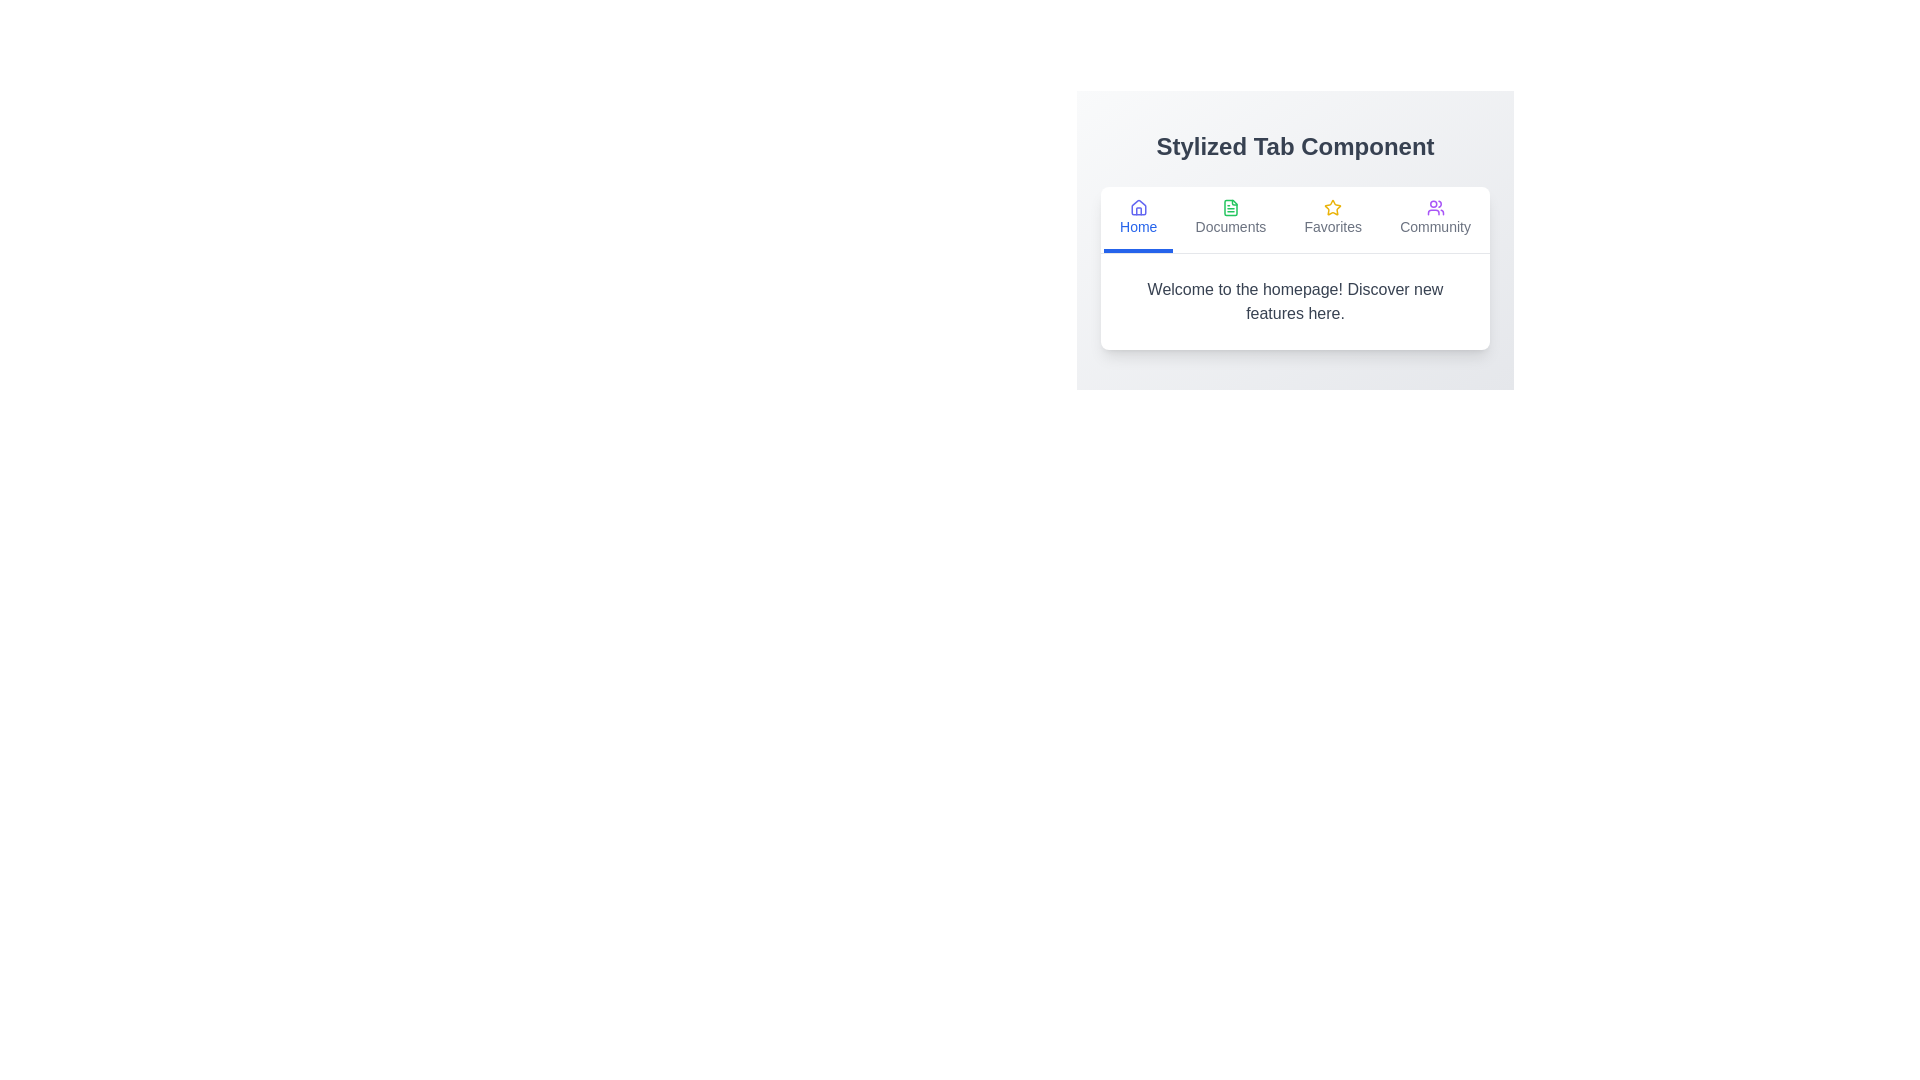  What do you see at coordinates (1137, 226) in the screenshot?
I see `the 'Home' tab label, which is a blue text display with a blue underline indicating it's the active tab in the navigation bar, to switch to the 'Home' content` at bounding box center [1137, 226].